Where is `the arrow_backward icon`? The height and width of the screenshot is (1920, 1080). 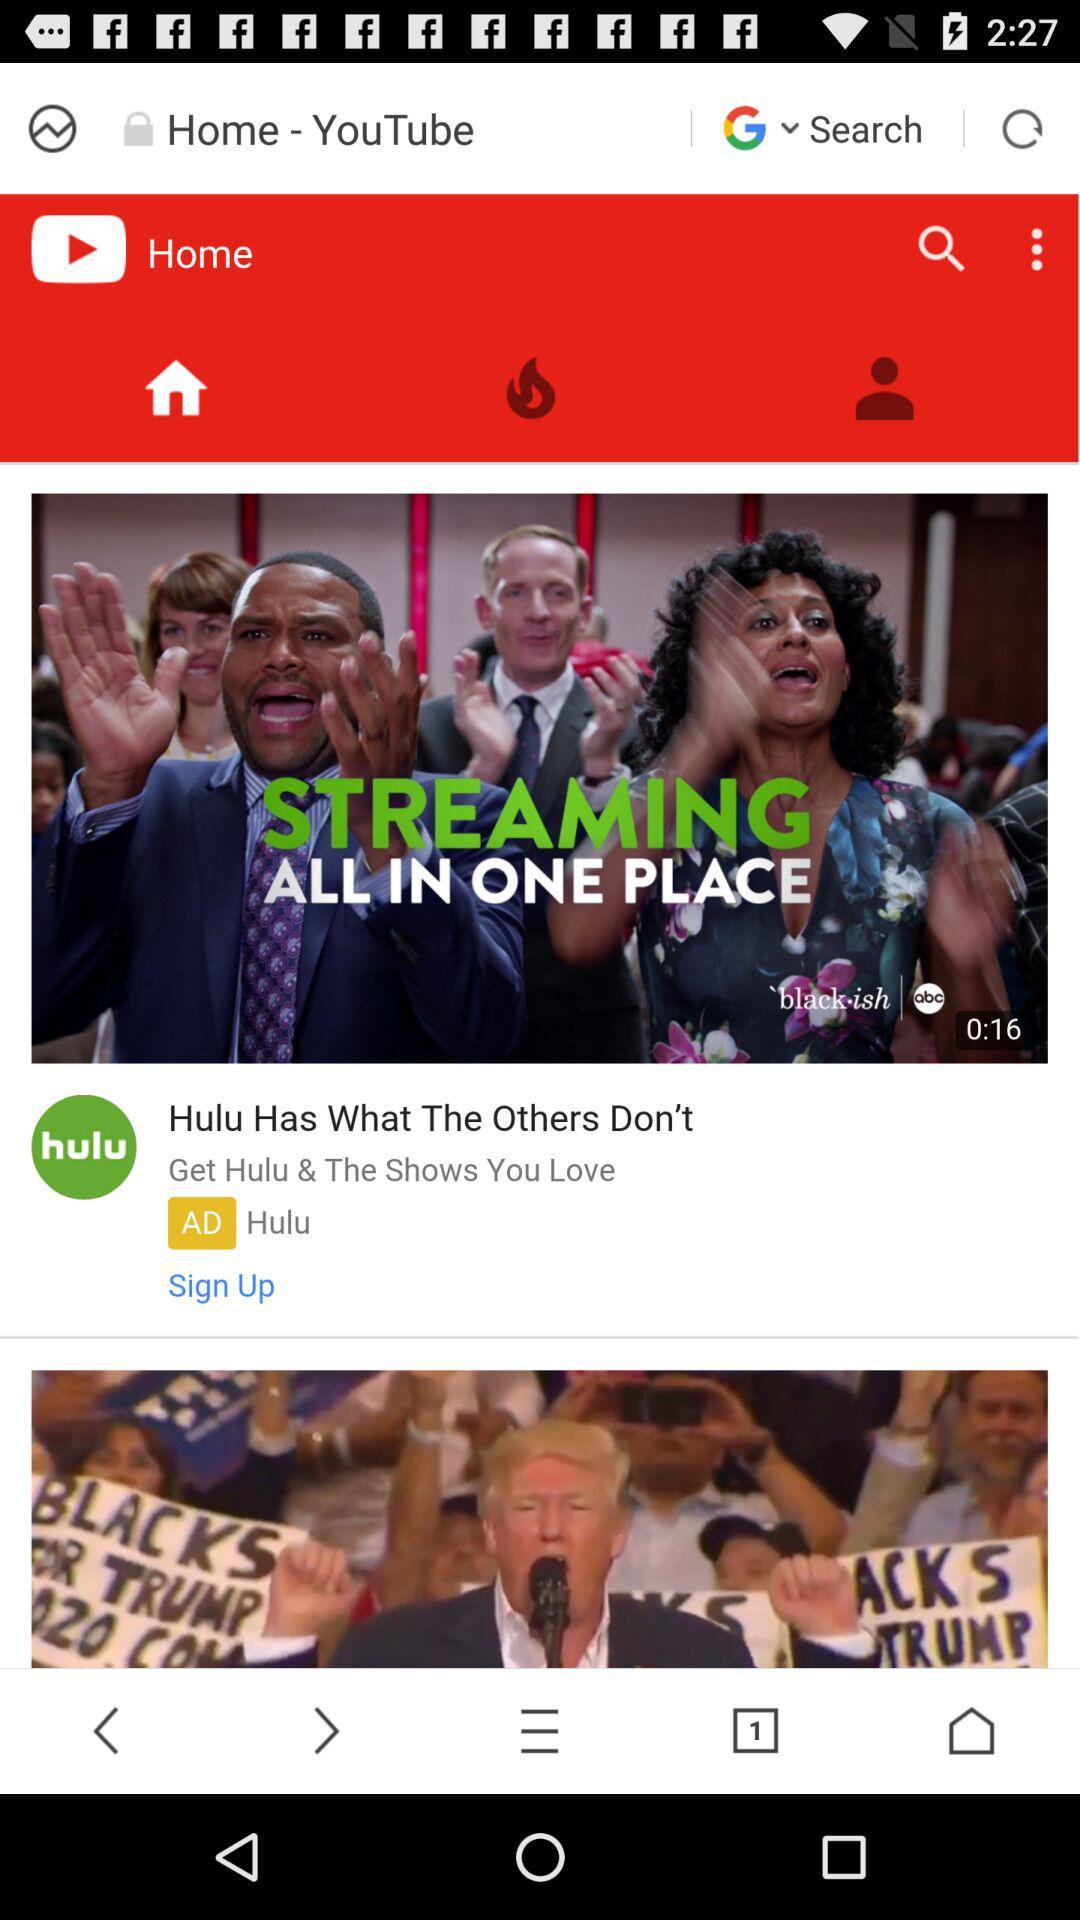
the arrow_backward icon is located at coordinates (108, 1851).